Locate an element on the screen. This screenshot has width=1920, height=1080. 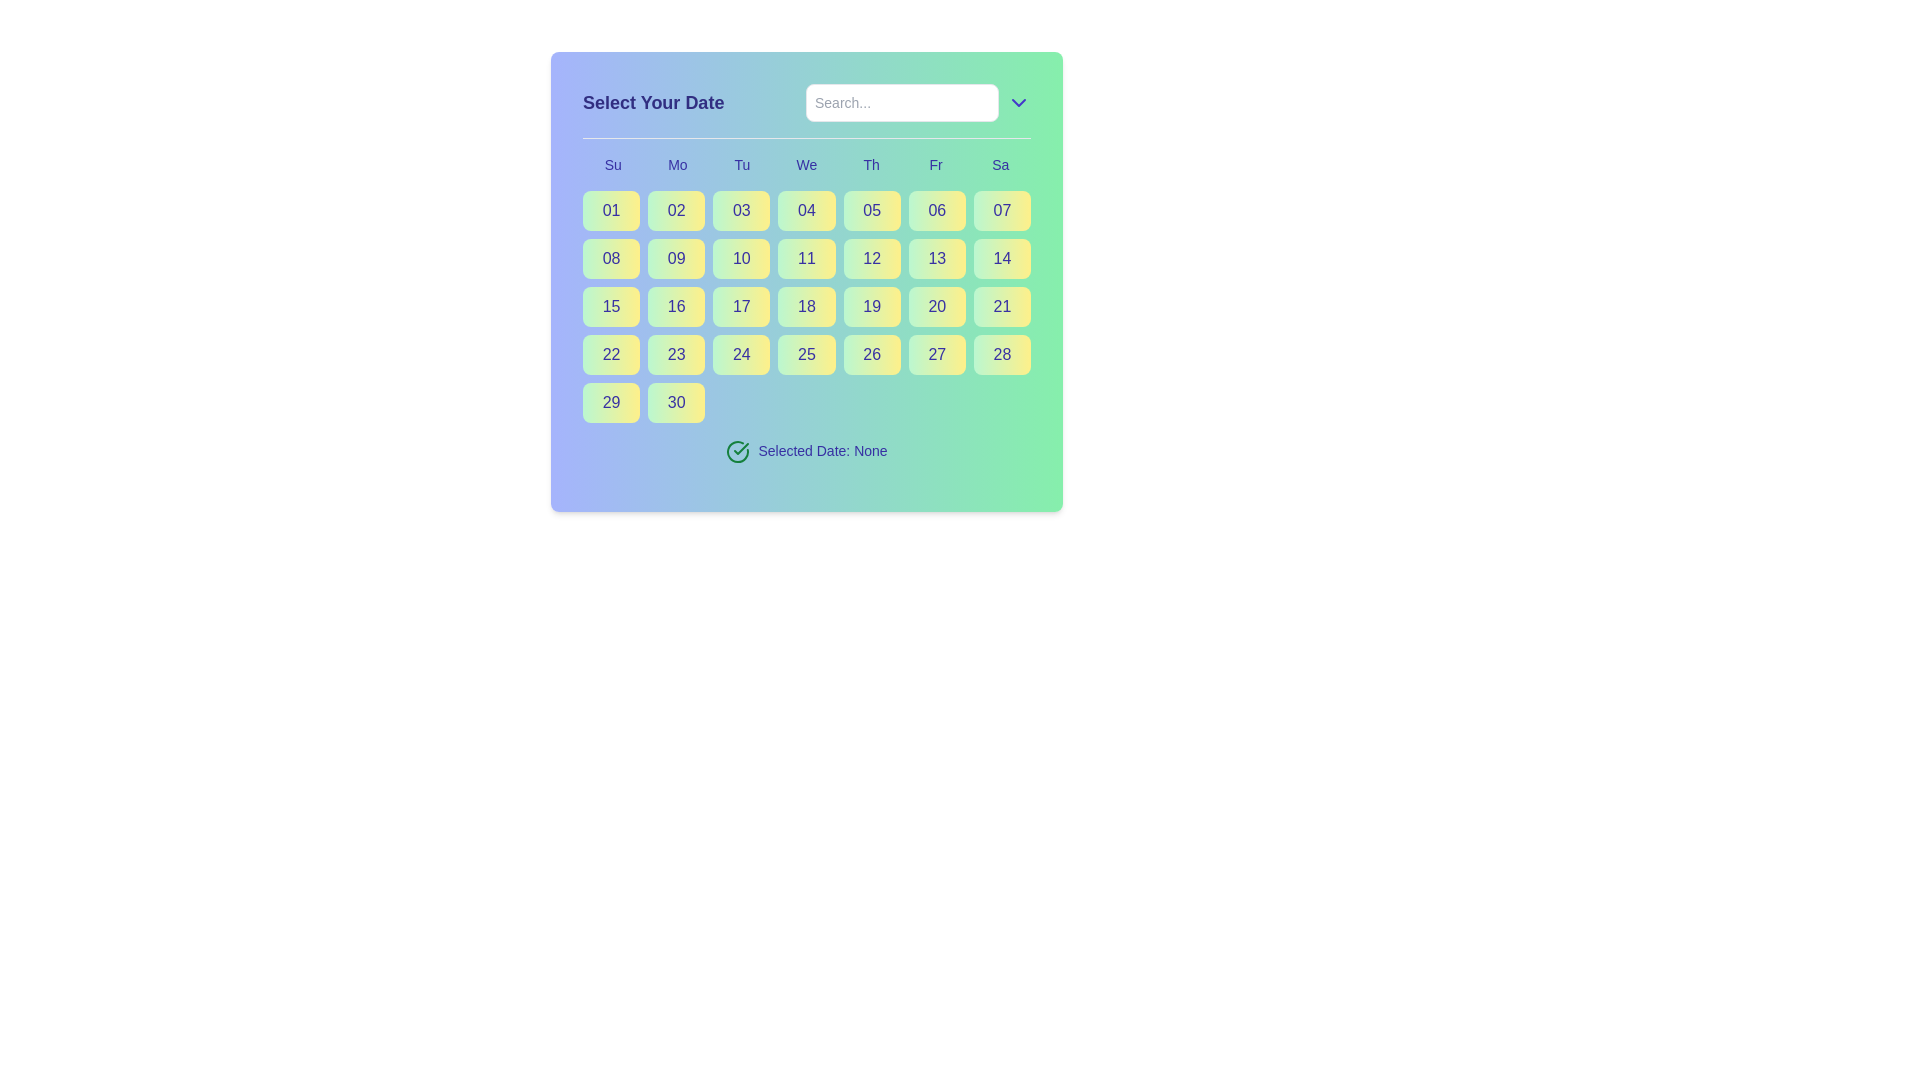
the button displaying the number '17' located in the third row and fourth column of the grid layout is located at coordinates (740, 307).